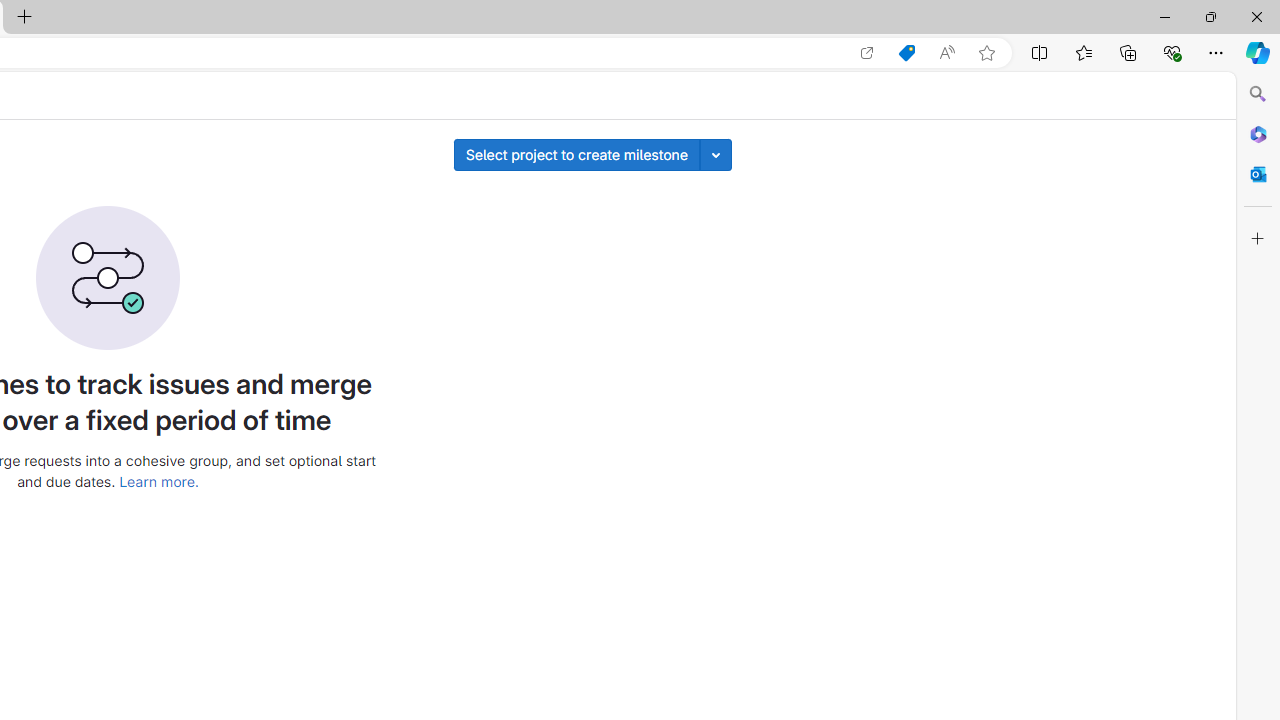  What do you see at coordinates (867, 52) in the screenshot?
I see `'Open in app'` at bounding box center [867, 52].